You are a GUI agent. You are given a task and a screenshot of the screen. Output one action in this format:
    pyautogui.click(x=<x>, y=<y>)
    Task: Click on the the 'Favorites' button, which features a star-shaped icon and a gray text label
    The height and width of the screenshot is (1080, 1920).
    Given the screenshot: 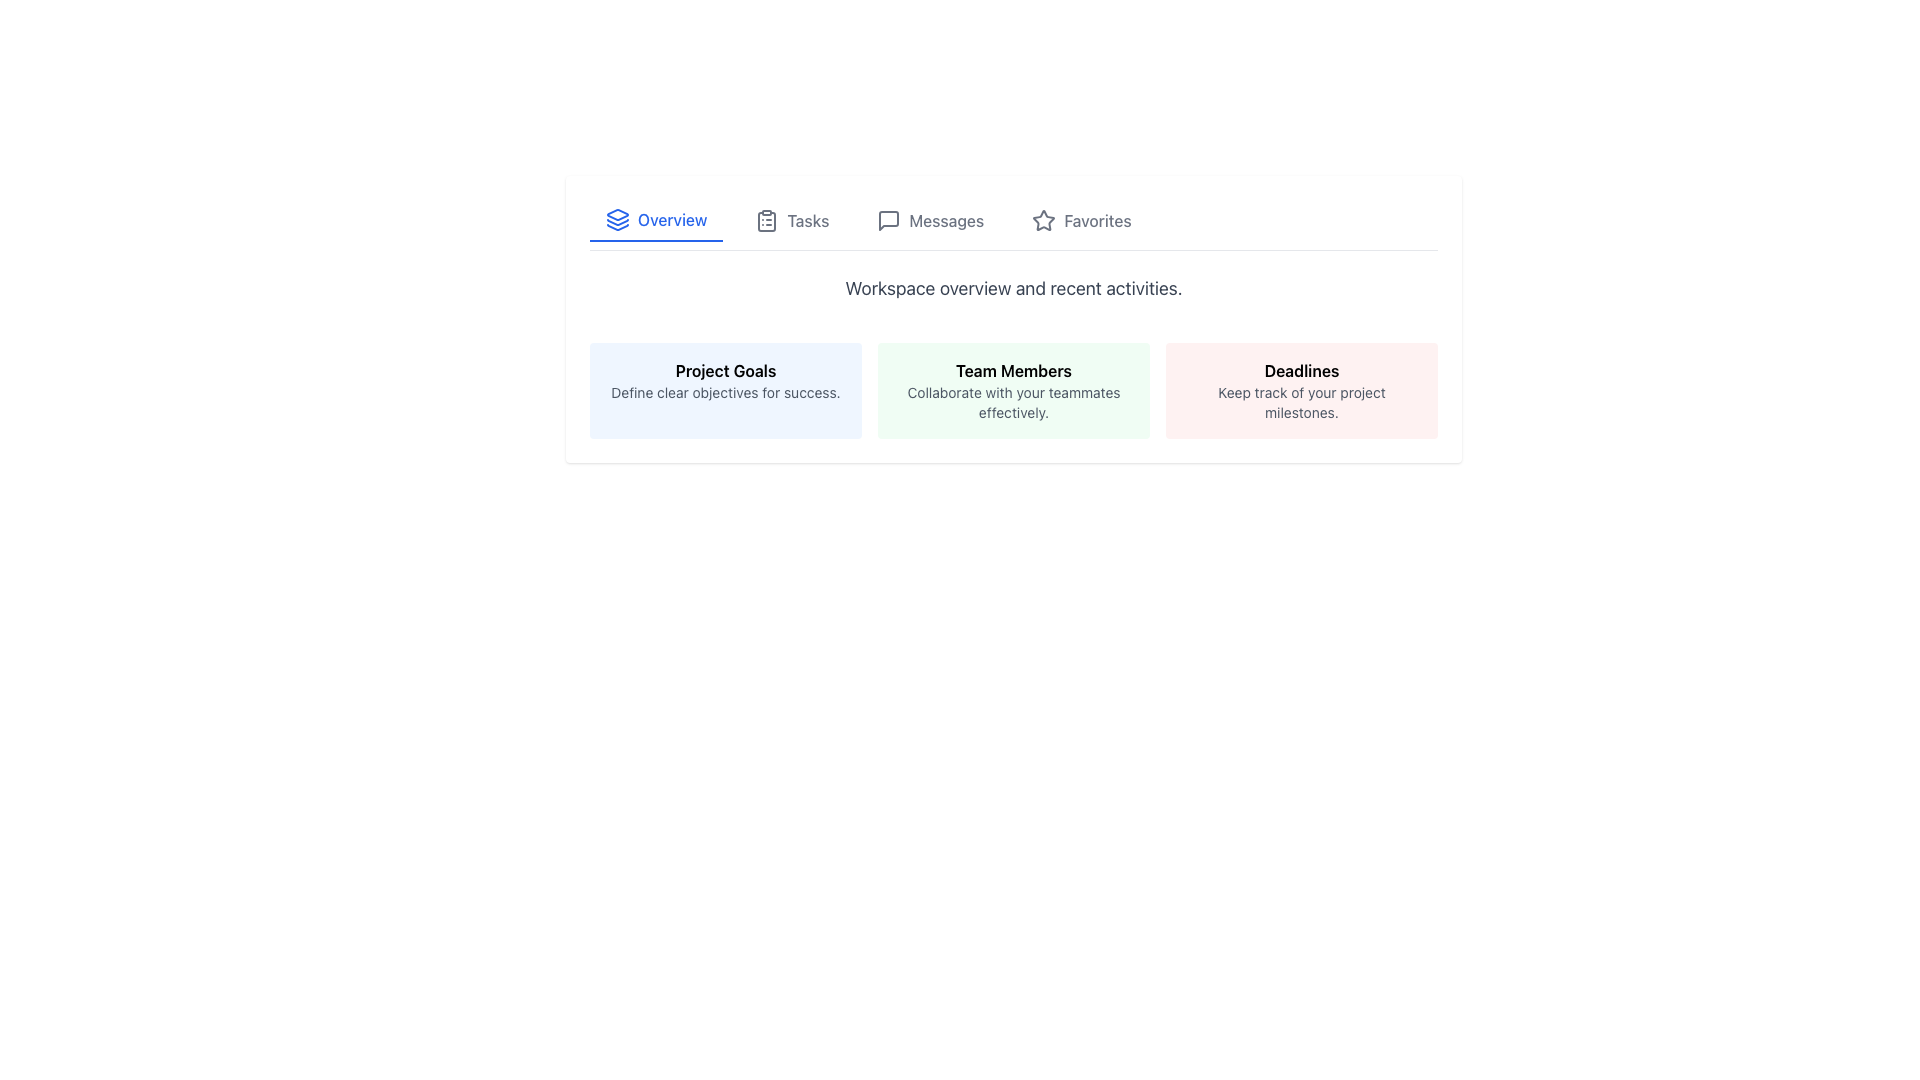 What is the action you would take?
    pyautogui.click(x=1080, y=220)
    